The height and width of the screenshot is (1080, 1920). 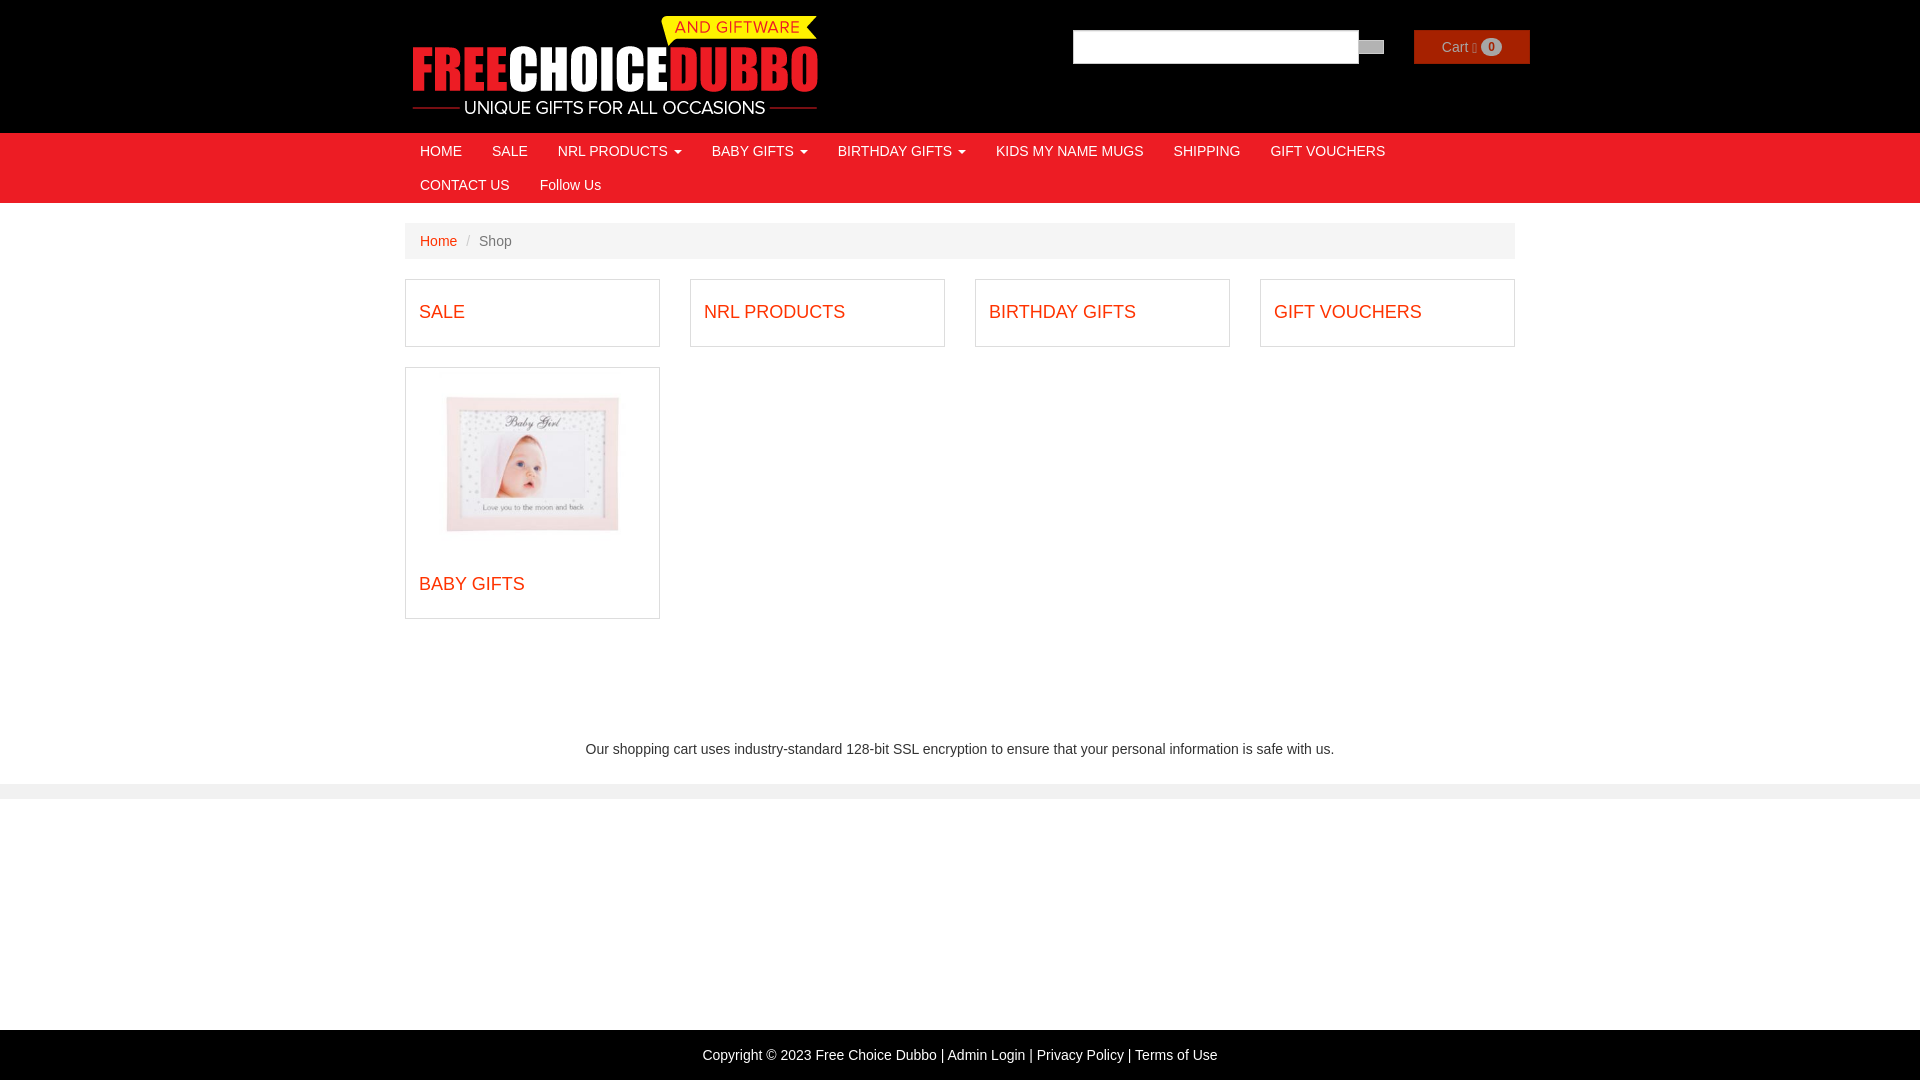 What do you see at coordinates (1206, 149) in the screenshot?
I see `'SHIPPING'` at bounding box center [1206, 149].